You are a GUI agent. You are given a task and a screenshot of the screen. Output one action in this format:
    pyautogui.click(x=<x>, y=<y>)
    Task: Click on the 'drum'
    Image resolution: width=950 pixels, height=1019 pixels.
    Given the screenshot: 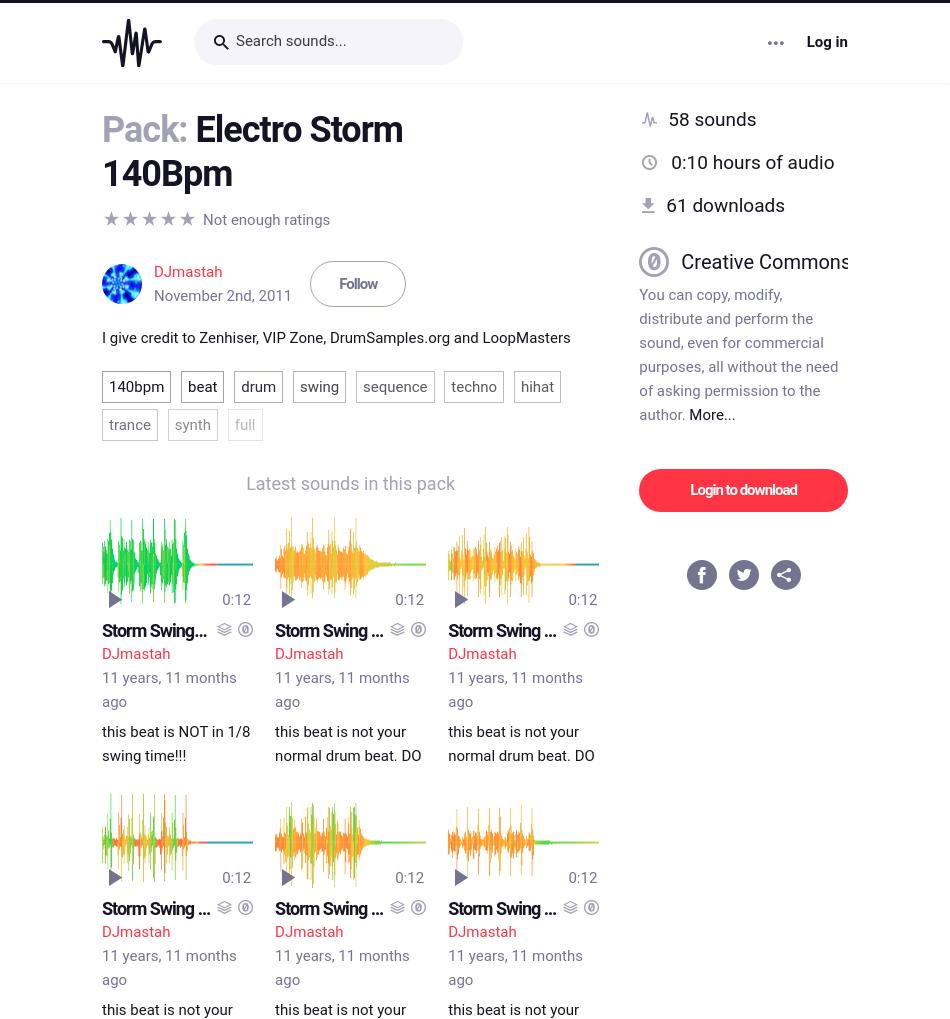 What is the action you would take?
    pyautogui.click(x=257, y=382)
    